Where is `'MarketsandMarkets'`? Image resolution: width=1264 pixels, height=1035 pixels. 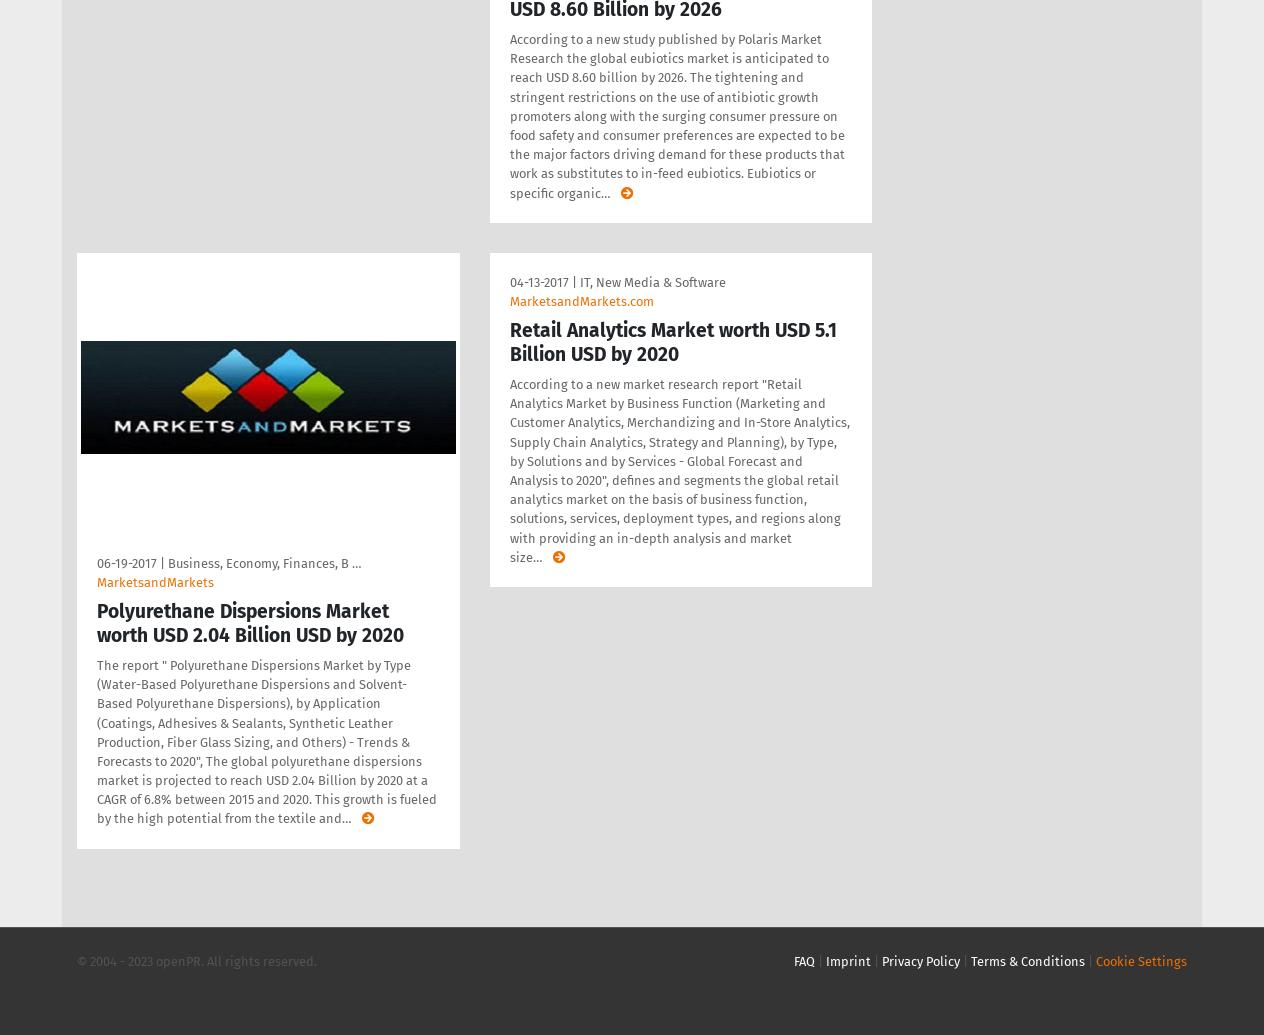 'MarketsandMarkets' is located at coordinates (154, 580).